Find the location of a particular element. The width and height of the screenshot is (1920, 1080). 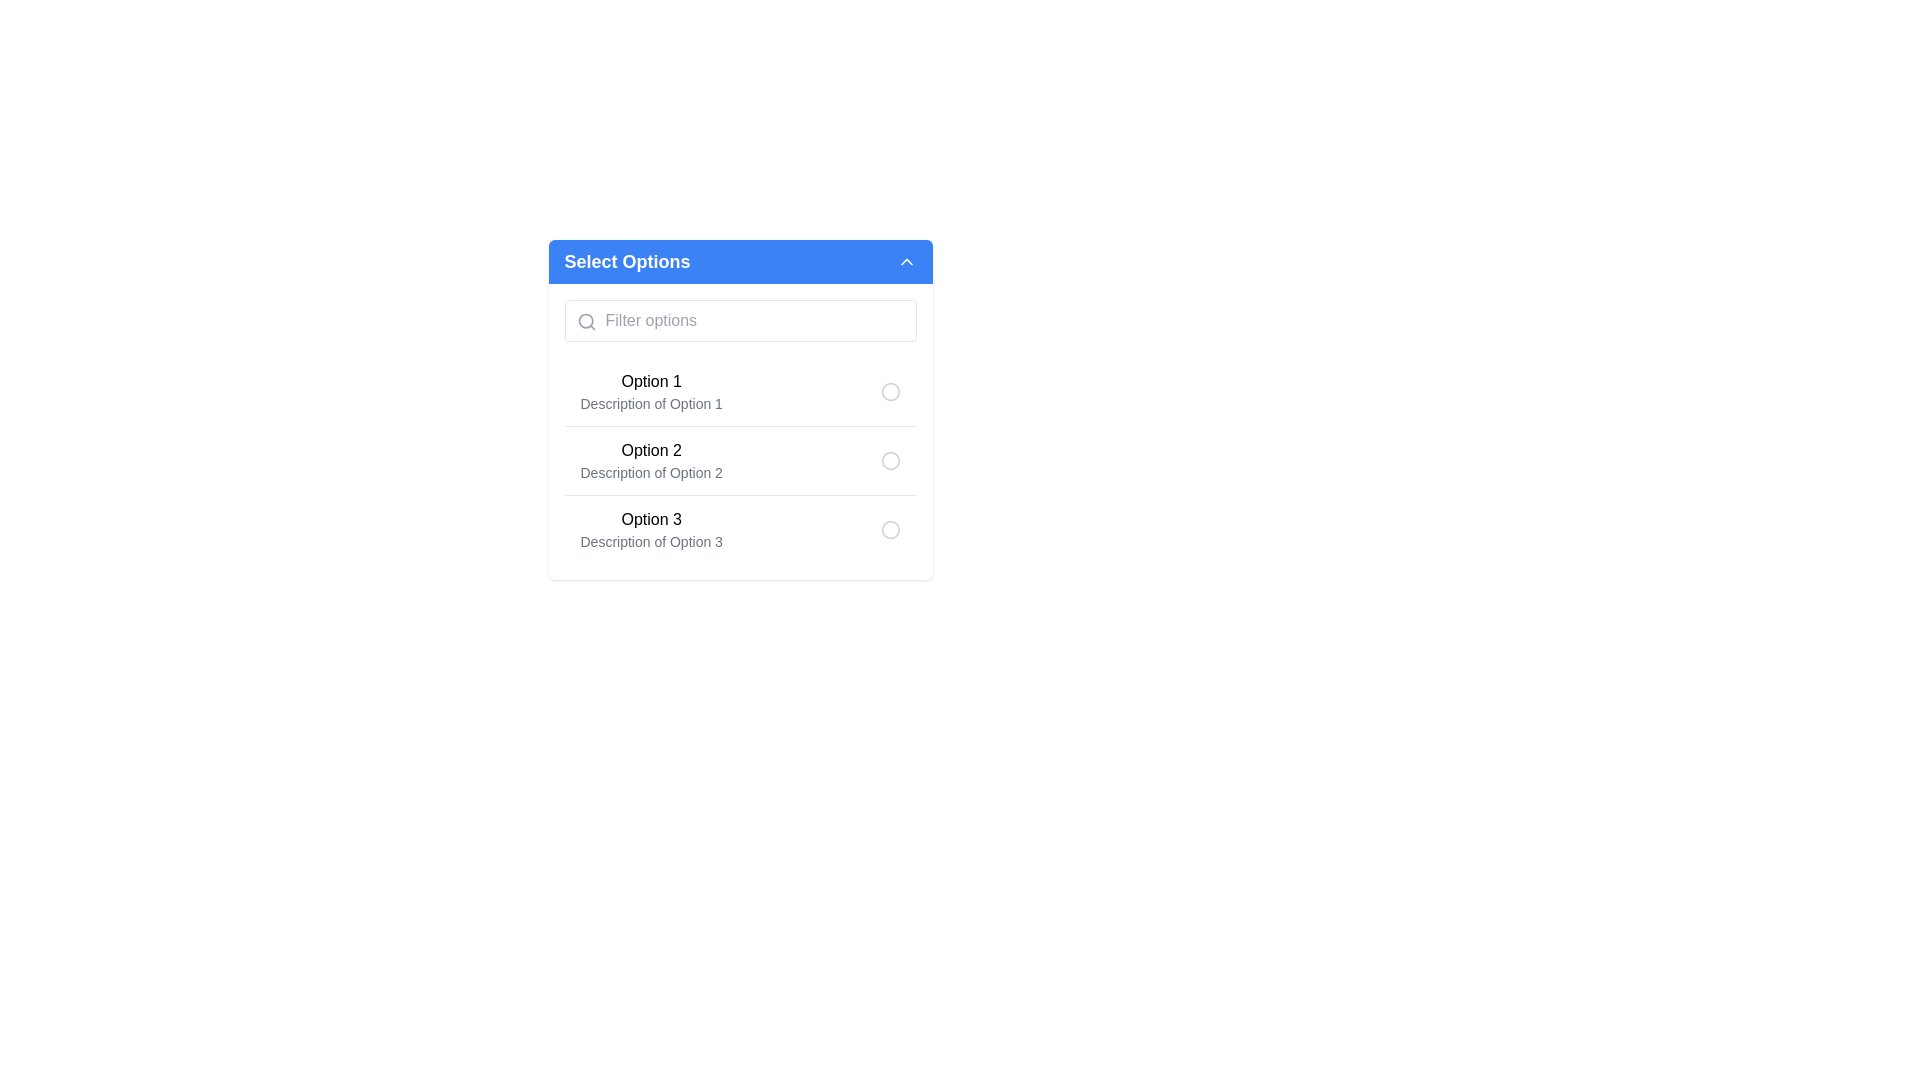

the radio button associated with 'Option 2' is located at coordinates (739, 431).